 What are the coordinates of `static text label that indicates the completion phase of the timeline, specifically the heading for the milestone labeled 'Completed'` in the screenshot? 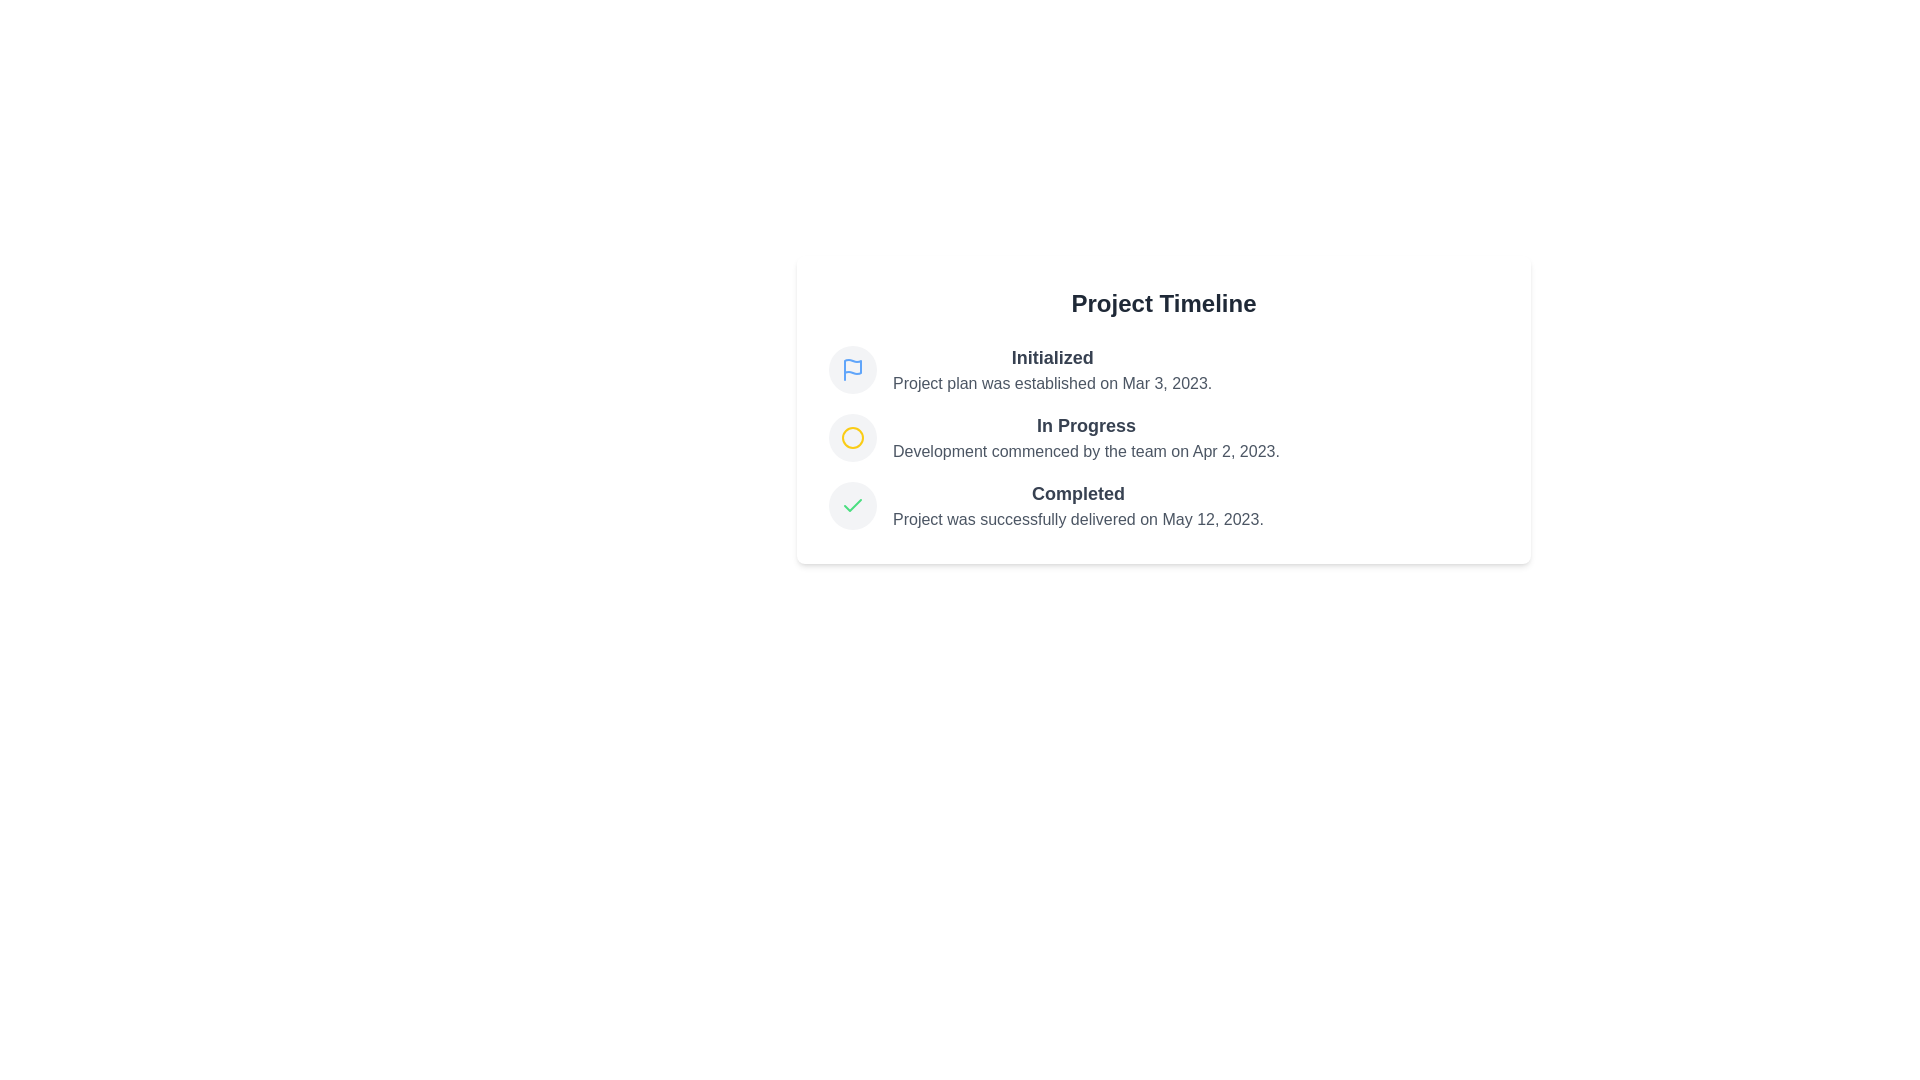 It's located at (1077, 493).